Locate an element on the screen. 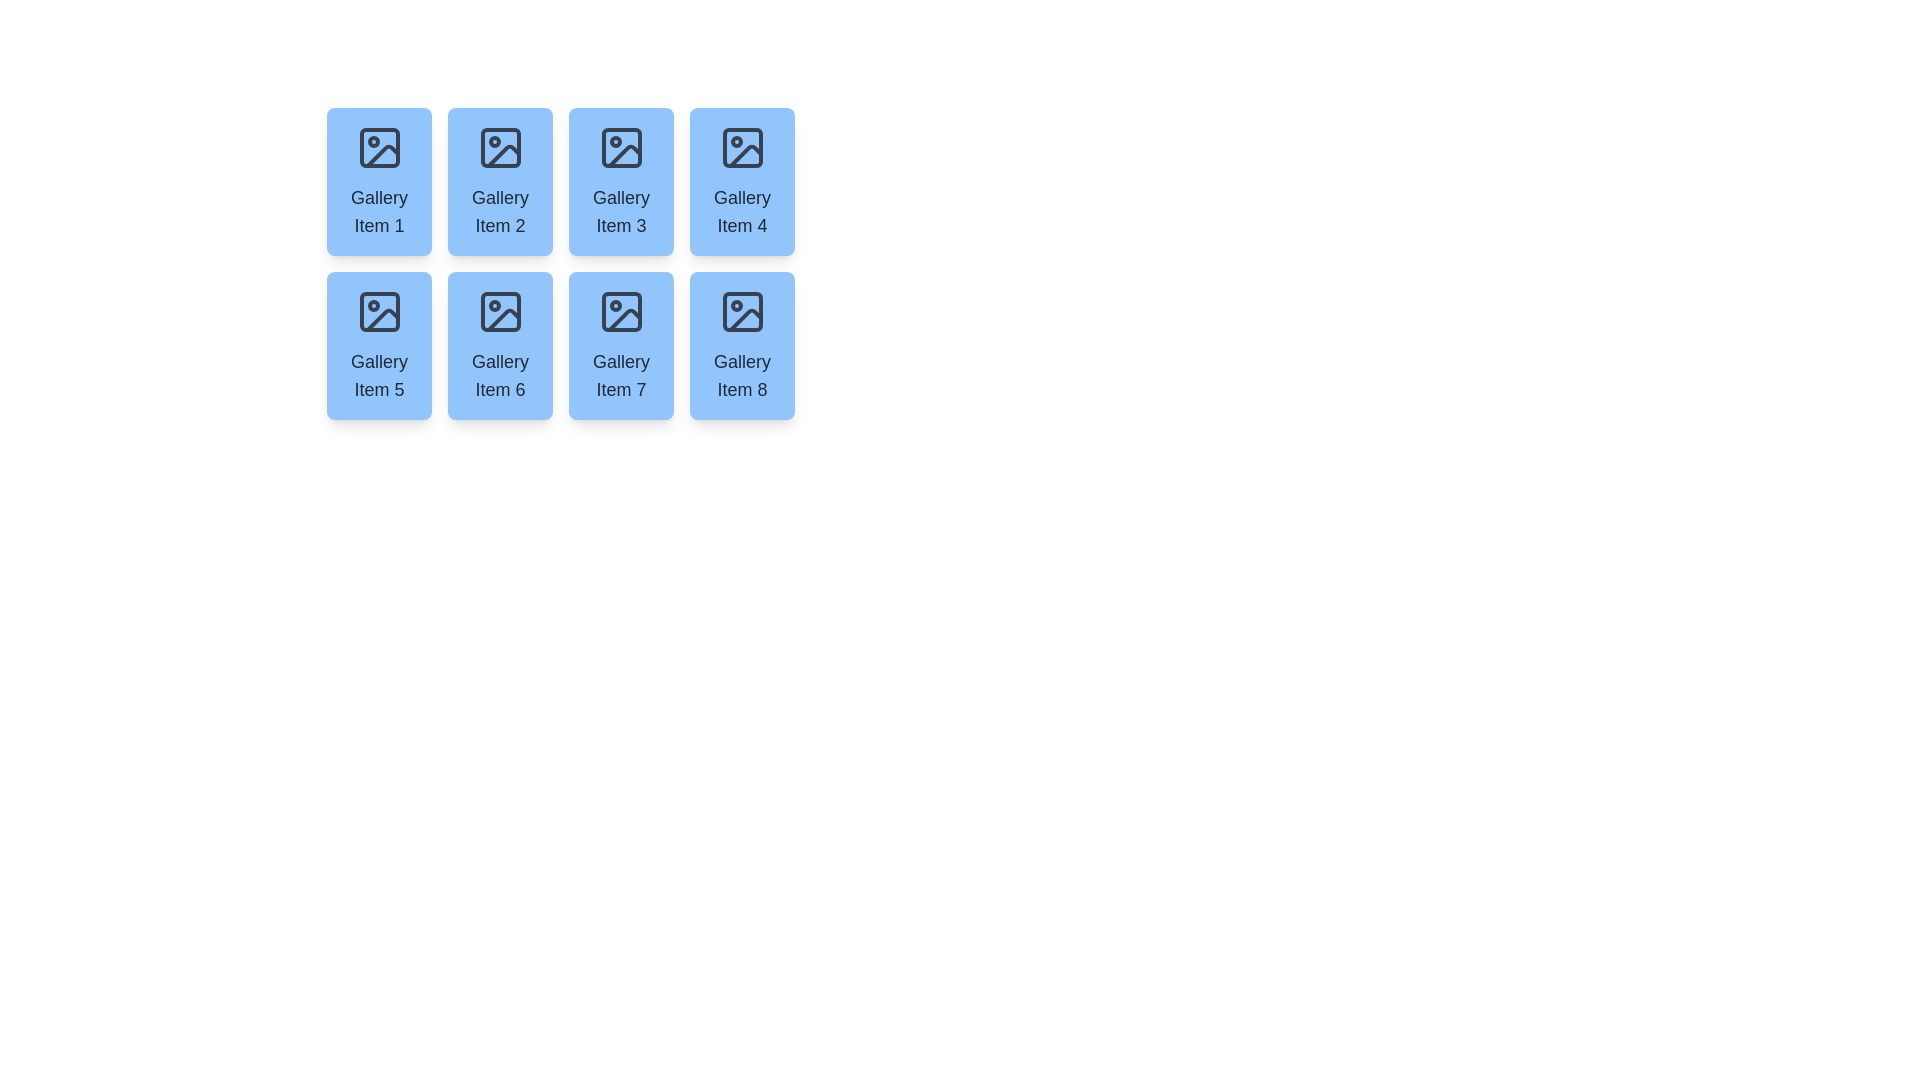 The height and width of the screenshot is (1080, 1920). the gallery item card located is located at coordinates (741, 181).